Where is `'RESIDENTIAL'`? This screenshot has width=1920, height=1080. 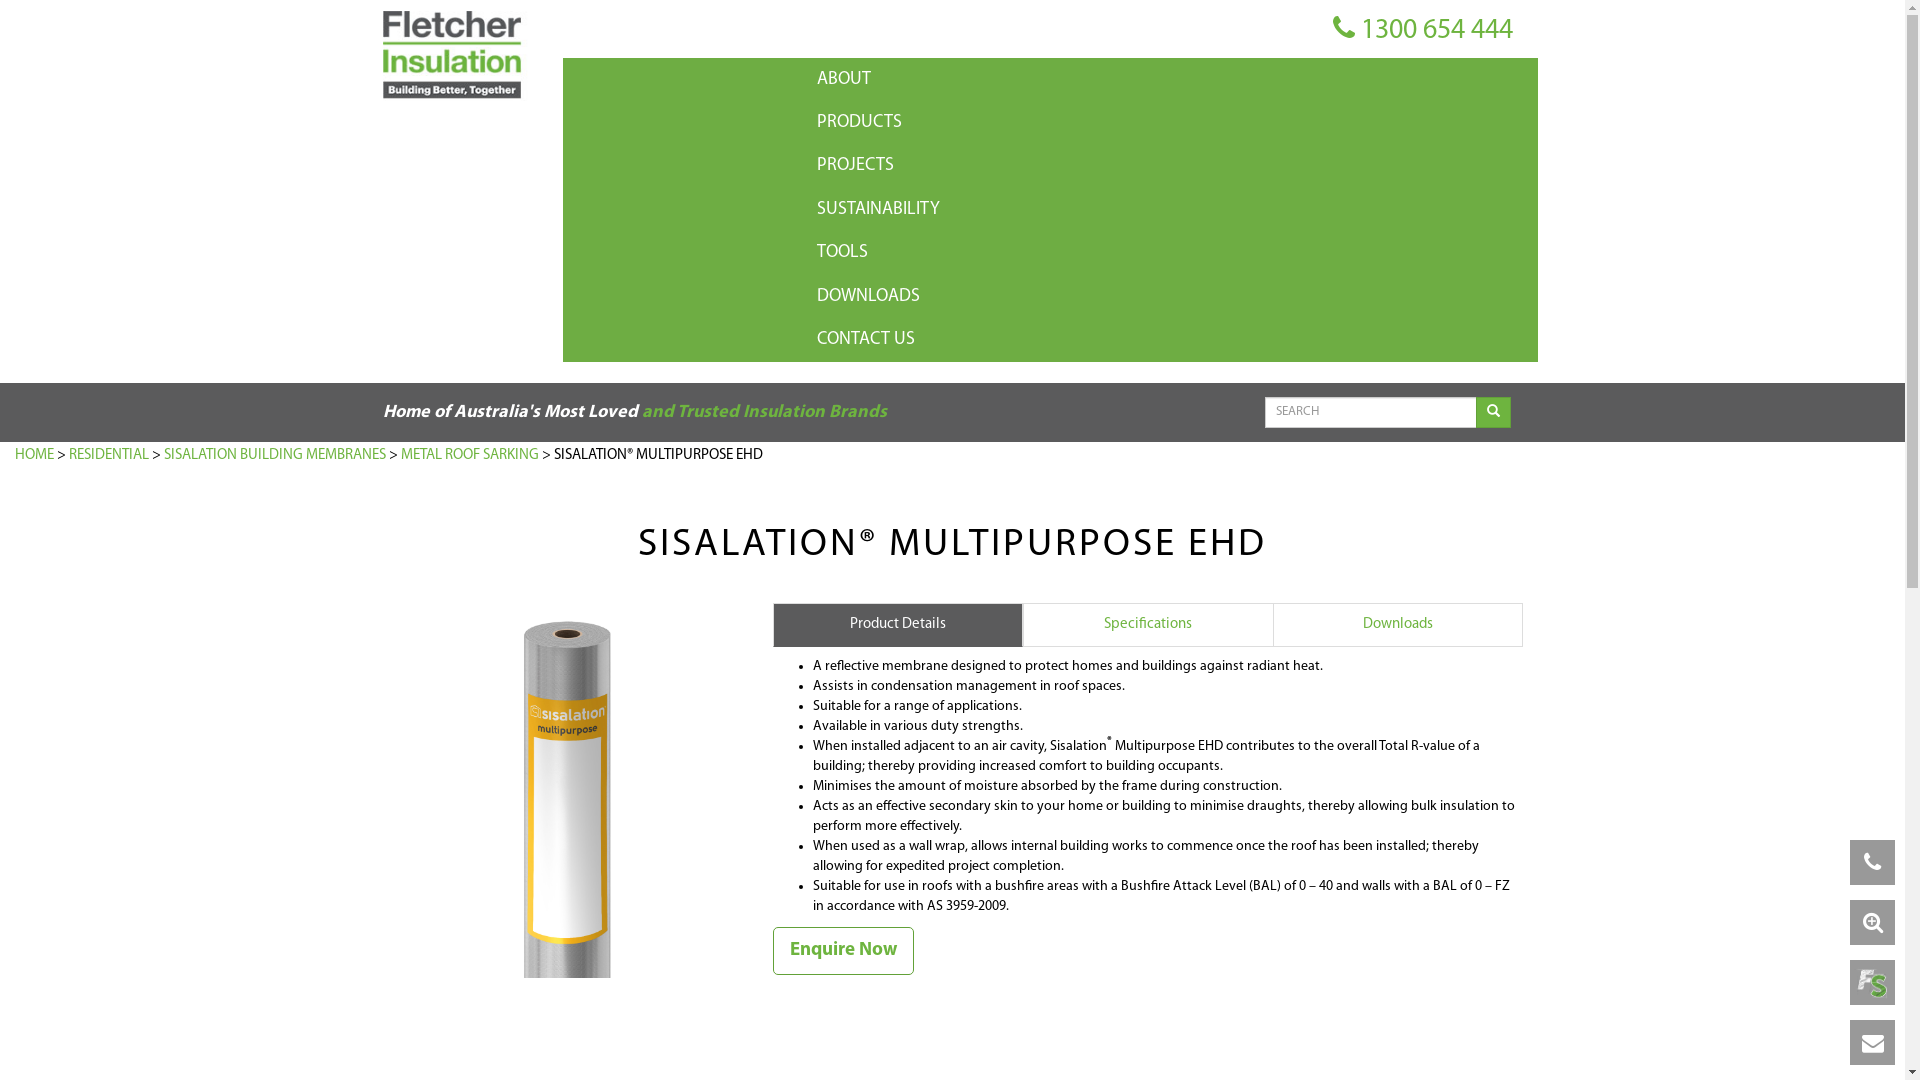
'RESIDENTIAL' is located at coordinates (108, 455).